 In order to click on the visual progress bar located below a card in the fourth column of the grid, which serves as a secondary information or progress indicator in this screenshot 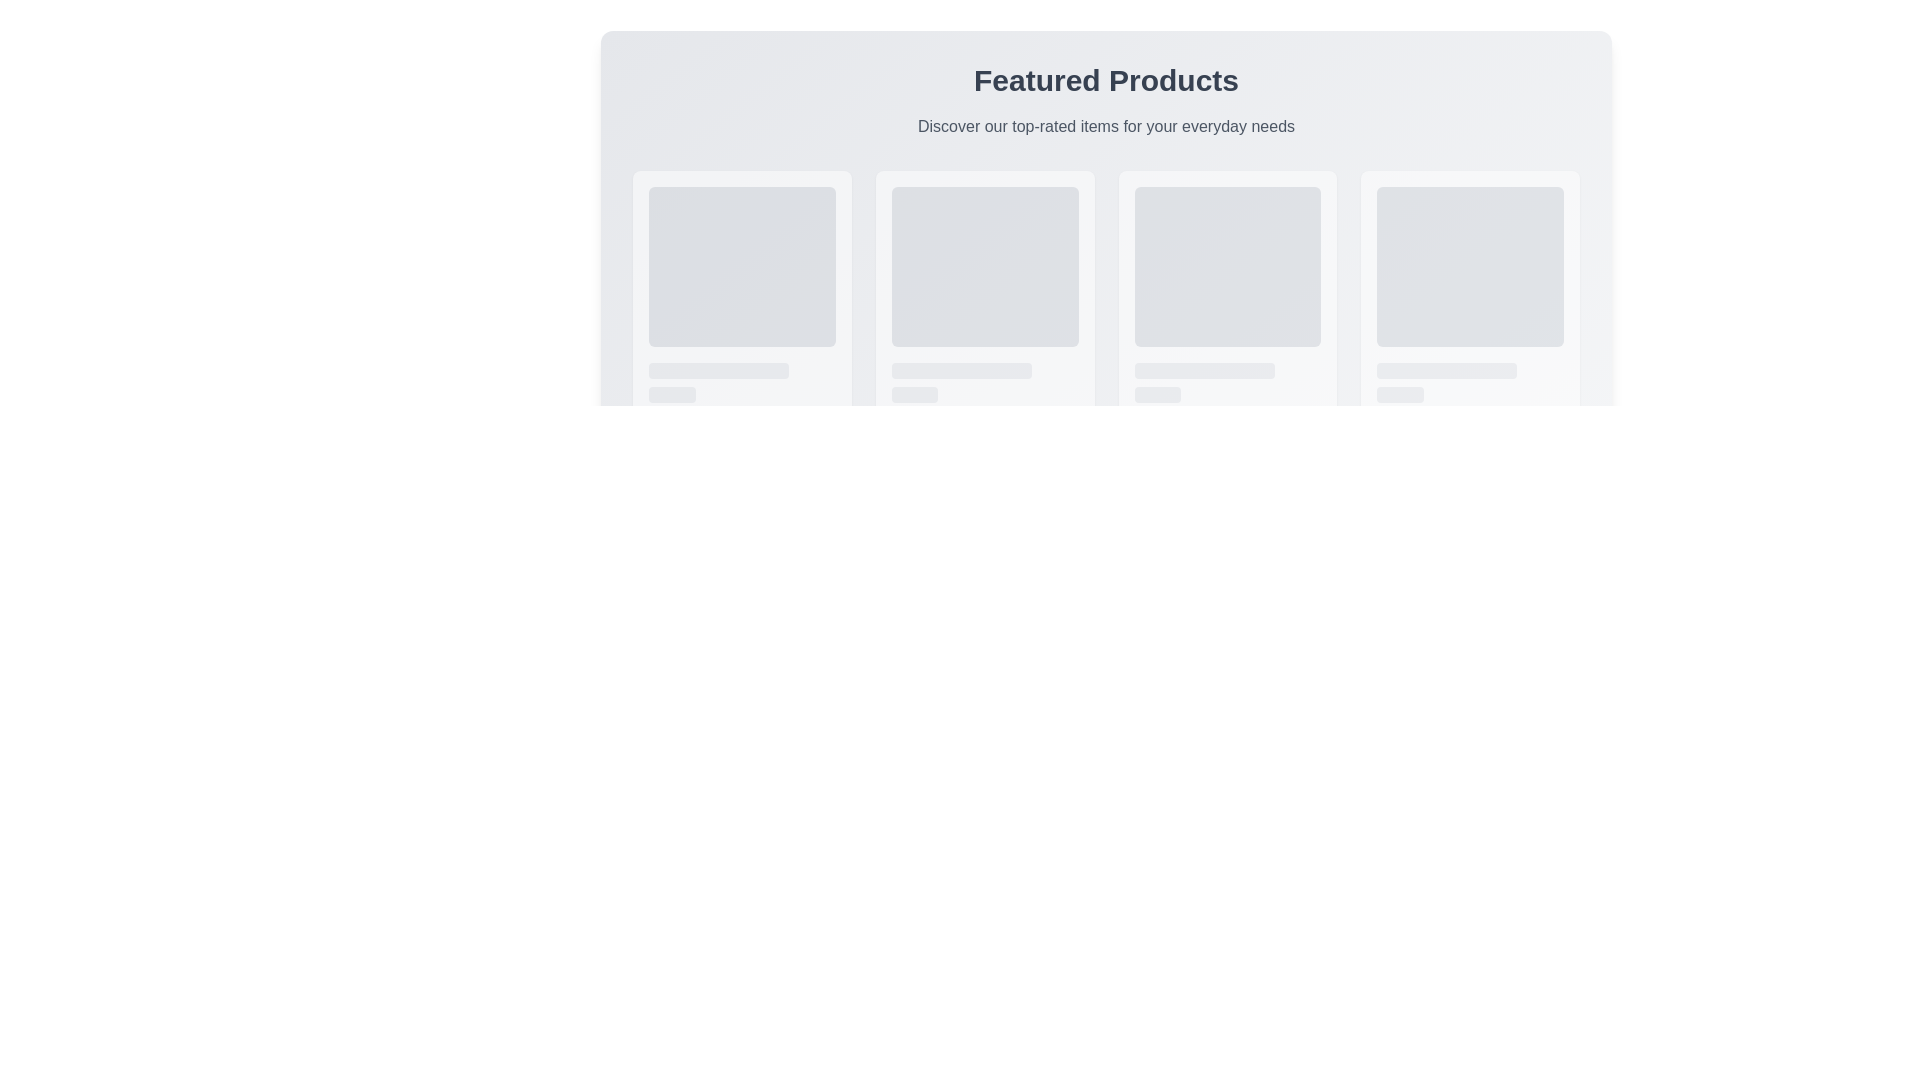, I will do `click(1157, 394)`.